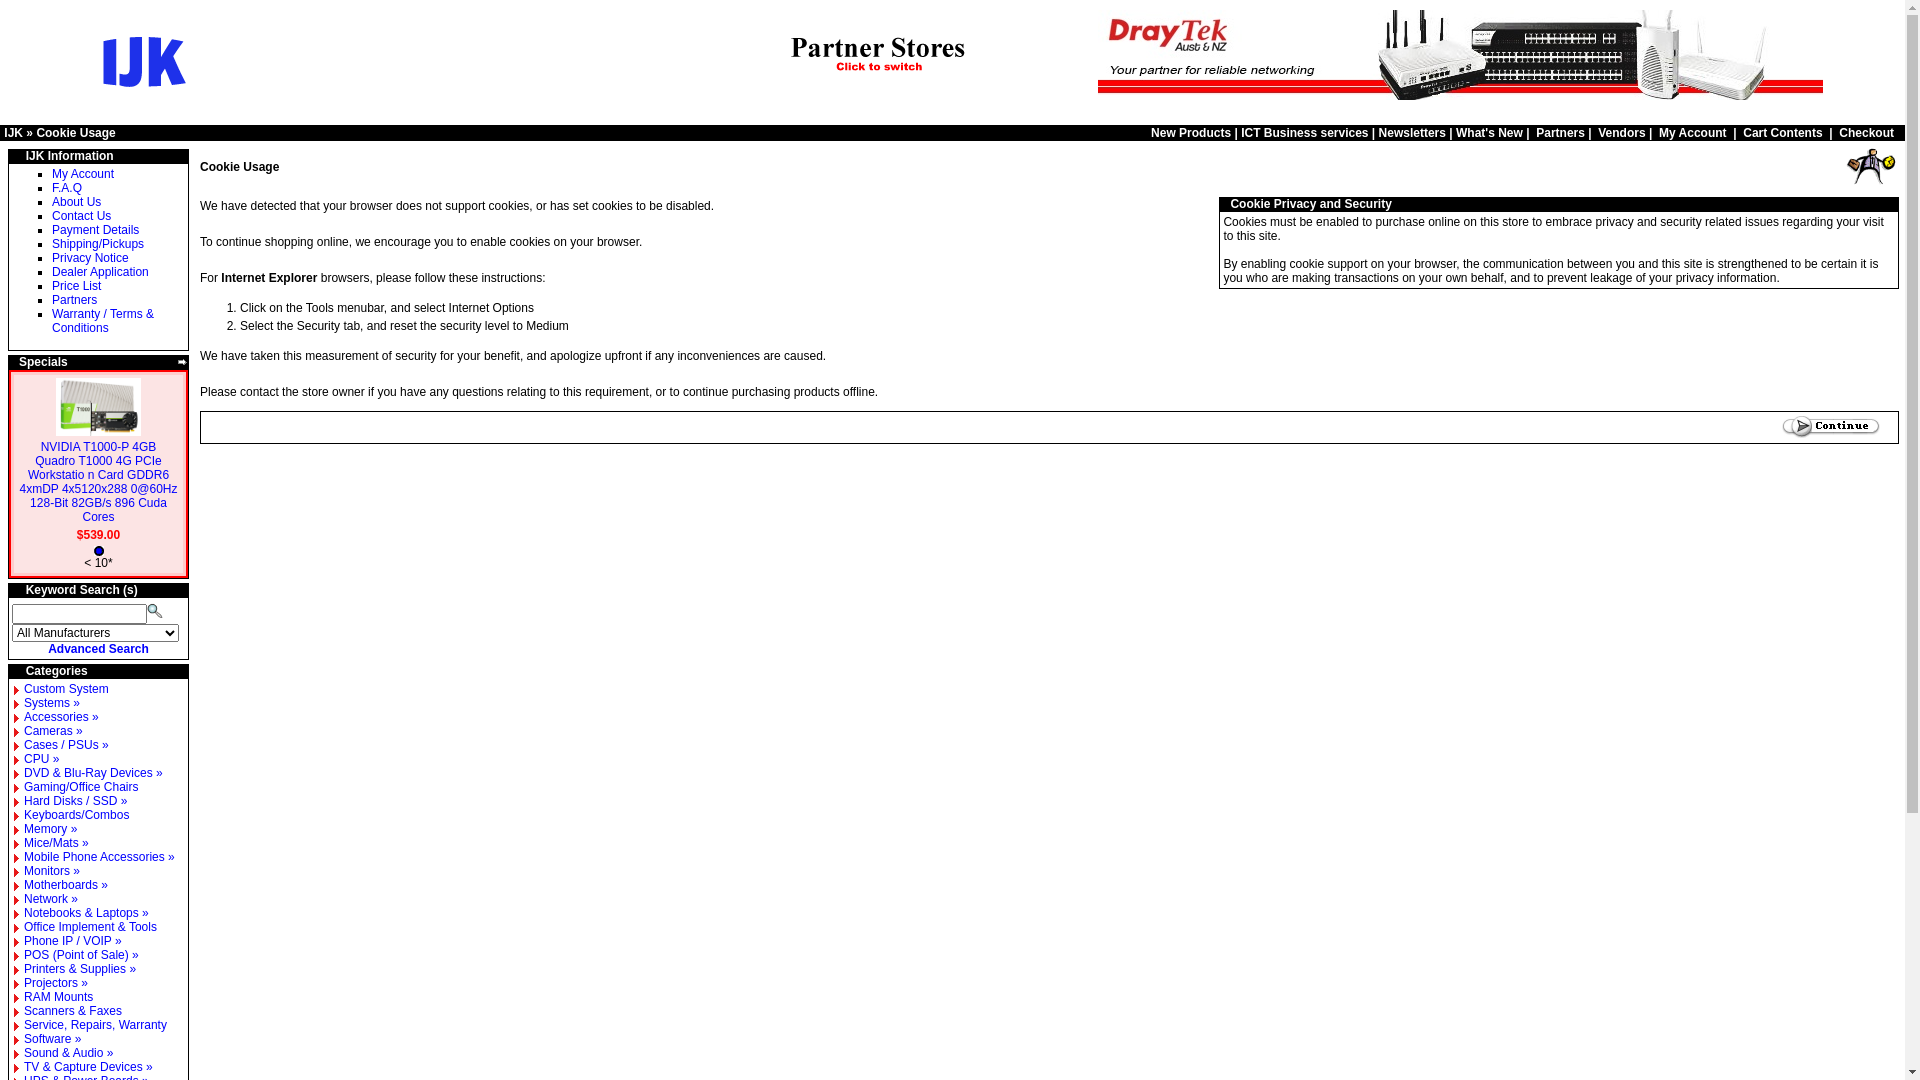 This screenshot has width=1920, height=1080. Describe the element at coordinates (155, 608) in the screenshot. I see `' Search '` at that location.